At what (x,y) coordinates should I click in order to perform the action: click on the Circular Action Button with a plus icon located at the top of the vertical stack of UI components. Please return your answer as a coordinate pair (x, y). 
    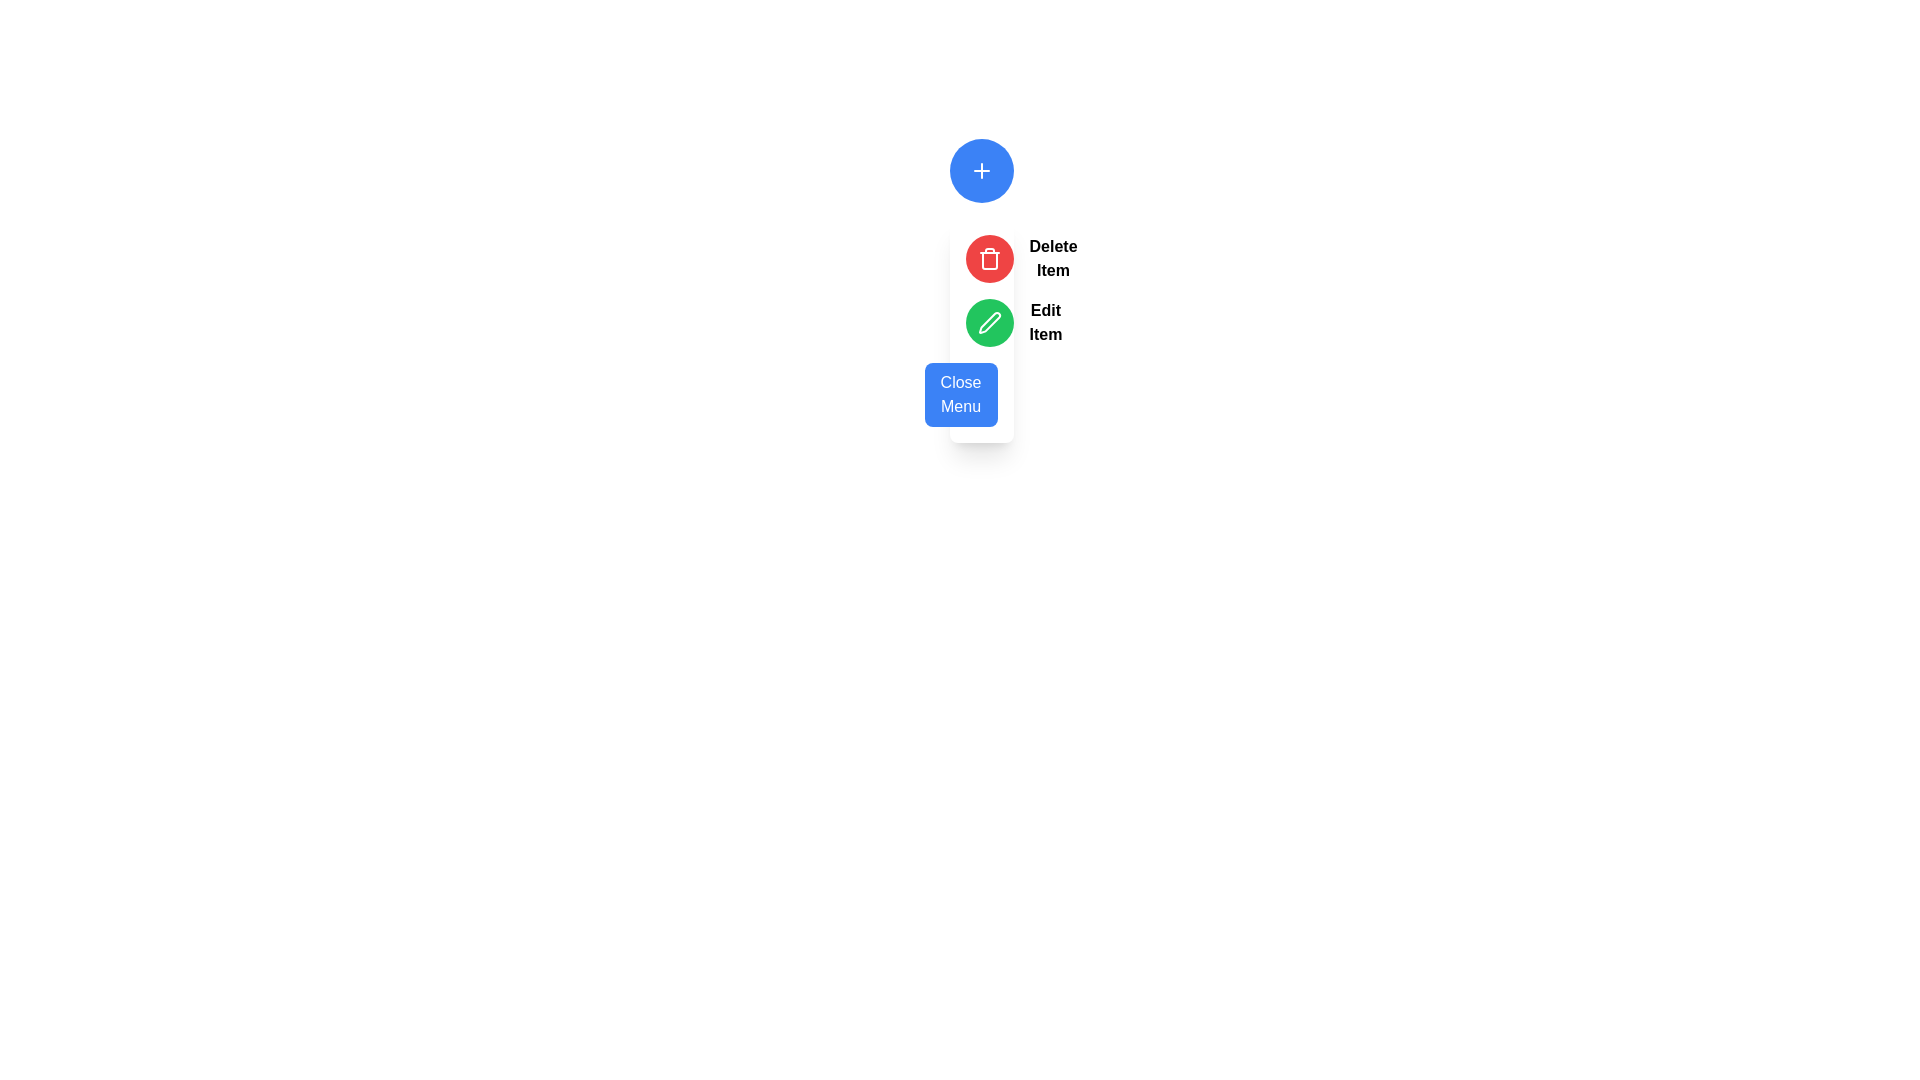
    Looking at the image, I should click on (981, 169).